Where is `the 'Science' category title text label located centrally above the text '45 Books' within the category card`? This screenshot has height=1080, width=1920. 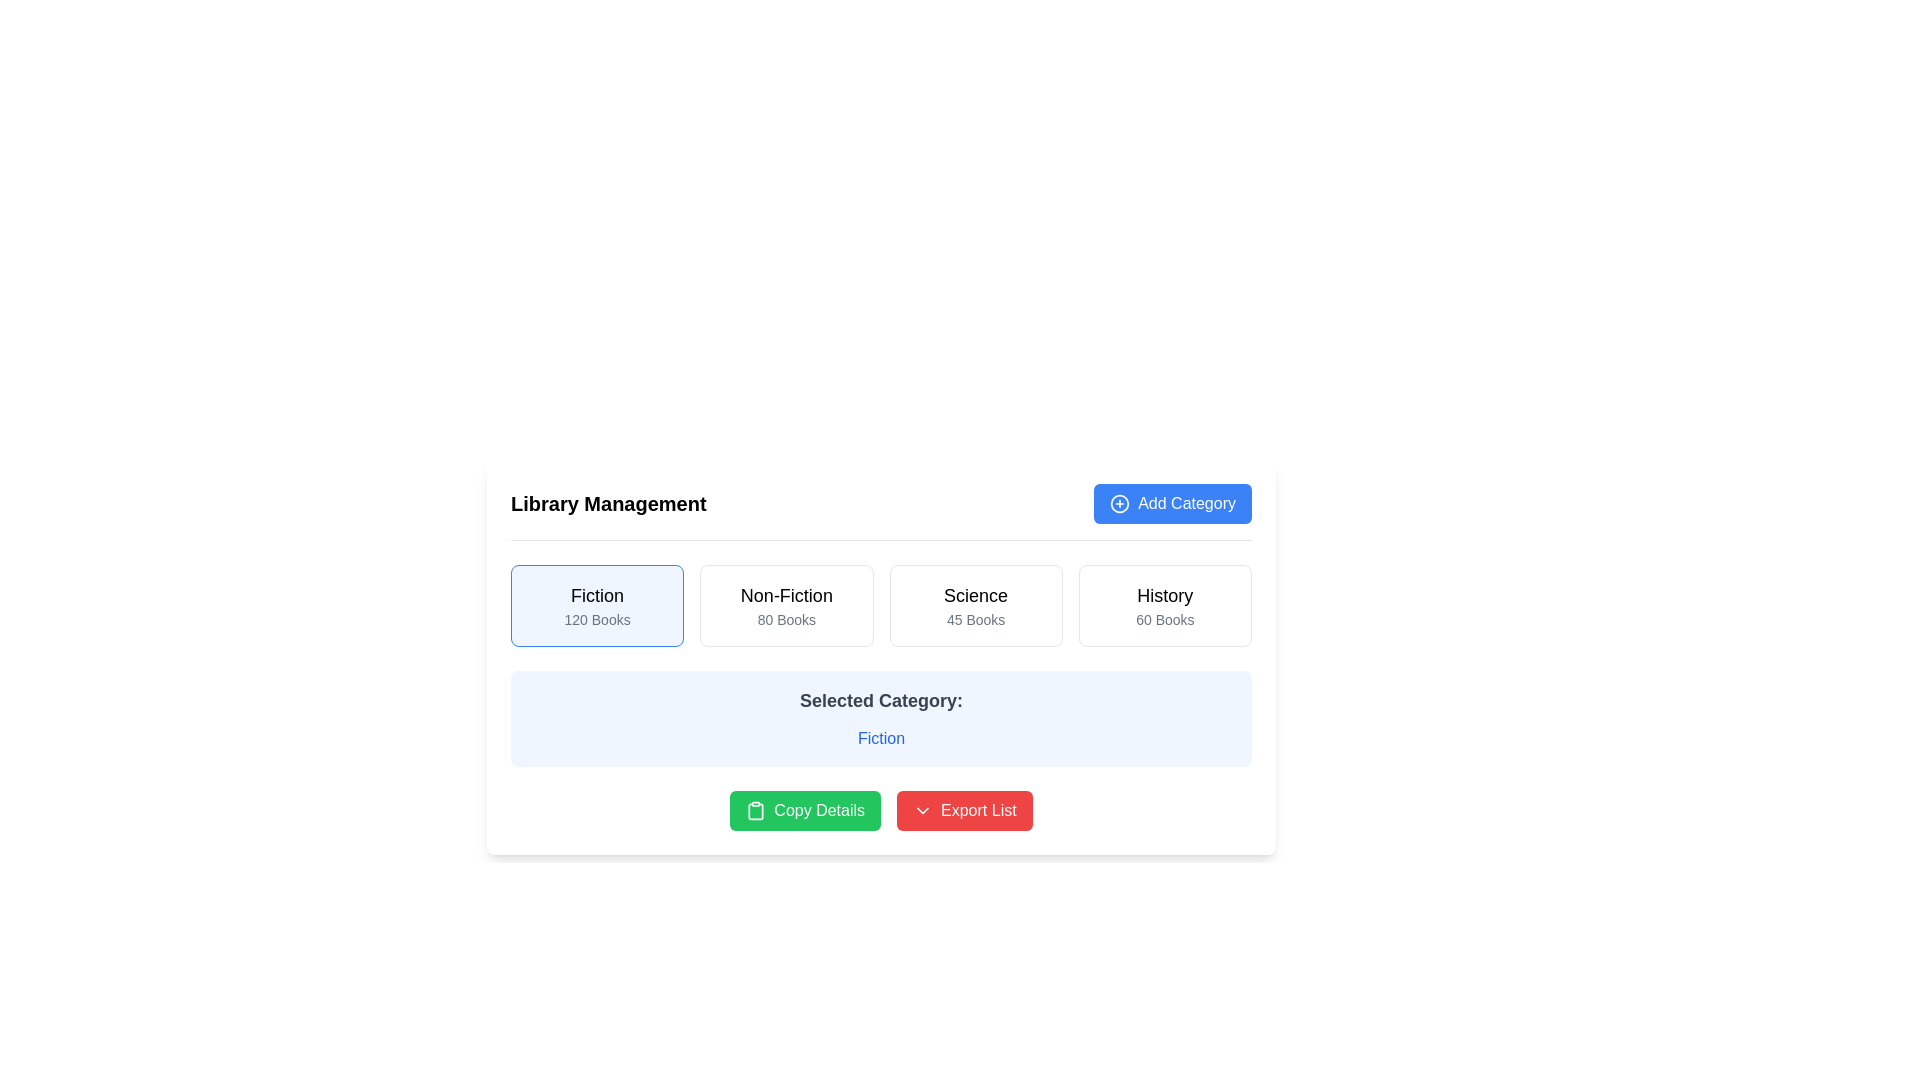
the 'Science' category title text label located centrally above the text '45 Books' within the category card is located at coordinates (976, 595).